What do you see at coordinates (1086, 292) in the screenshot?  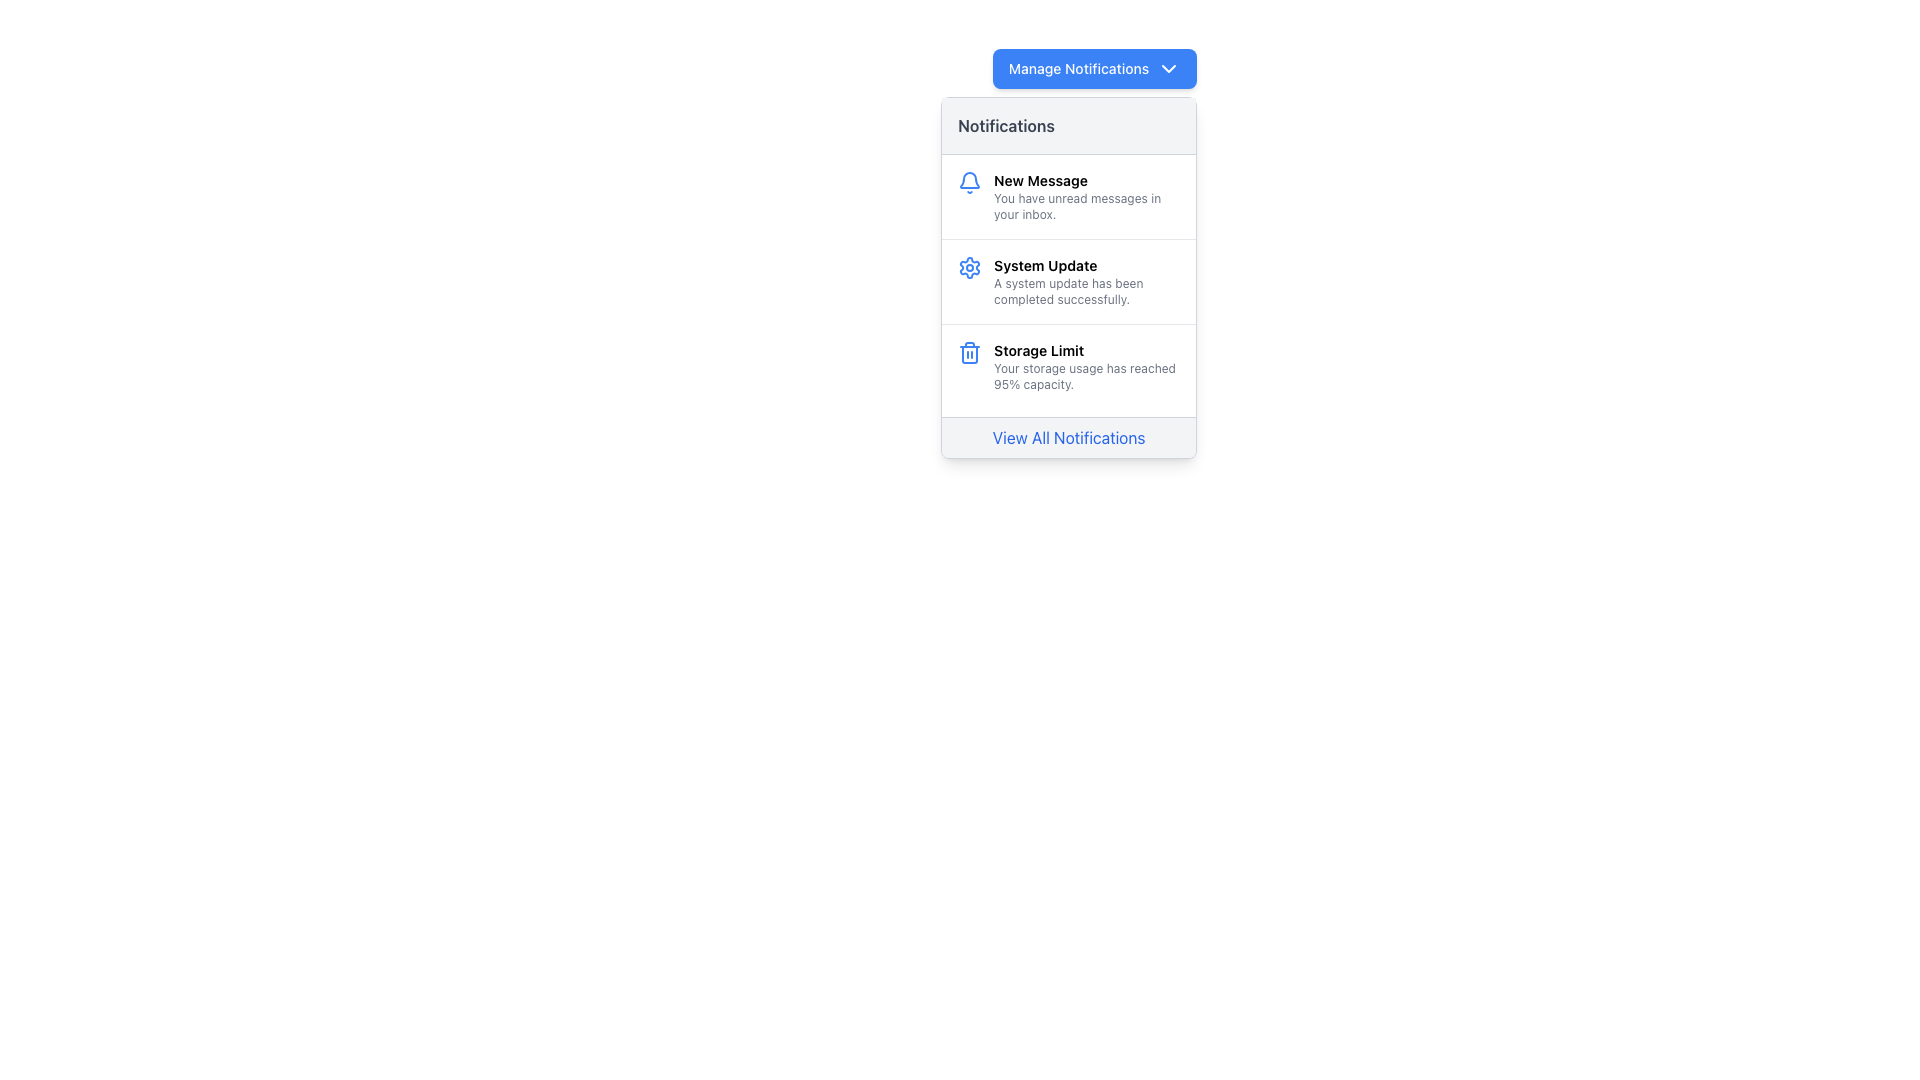 I see `the light gray text block that reads 'A system update has been completed successfully.', positioned directly under the bolded title 'System Update' in the notification panel` at bounding box center [1086, 292].